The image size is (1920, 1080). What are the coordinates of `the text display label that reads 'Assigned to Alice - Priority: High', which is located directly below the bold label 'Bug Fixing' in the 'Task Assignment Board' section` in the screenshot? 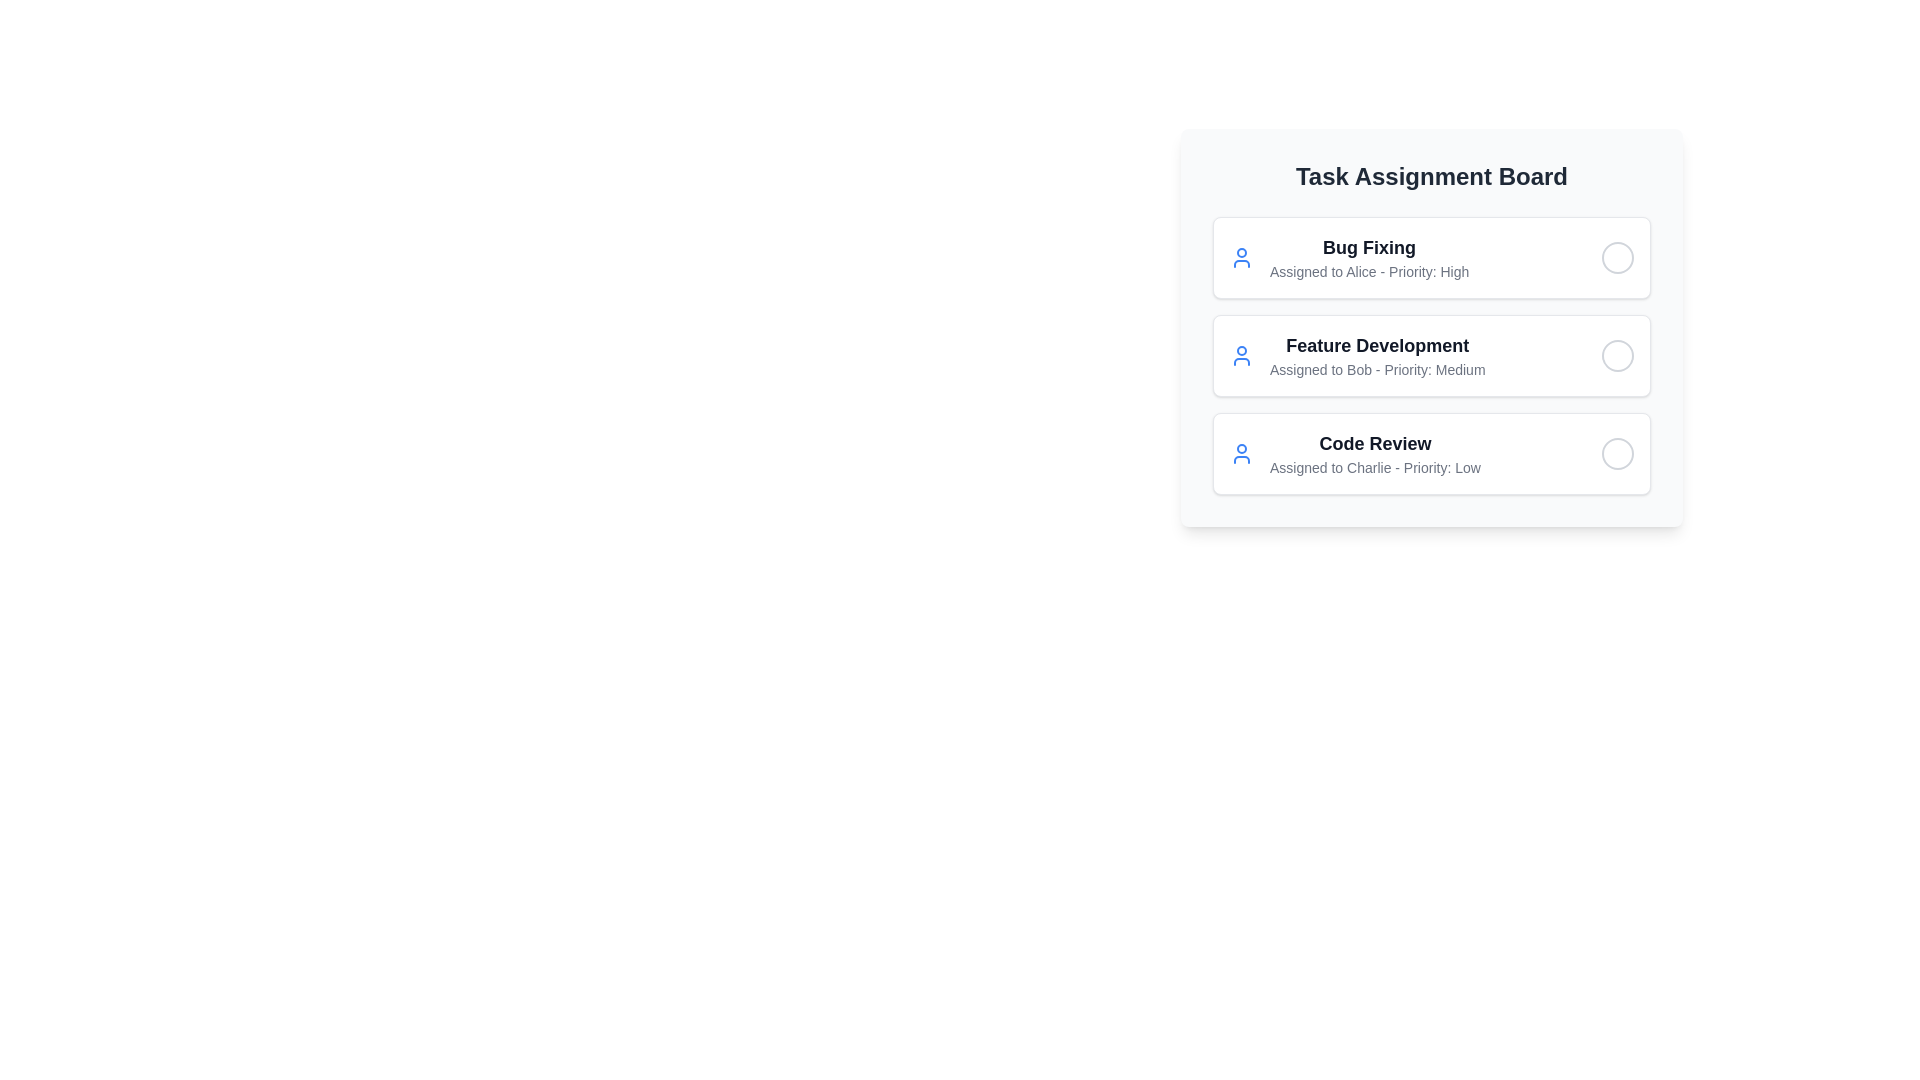 It's located at (1368, 272).